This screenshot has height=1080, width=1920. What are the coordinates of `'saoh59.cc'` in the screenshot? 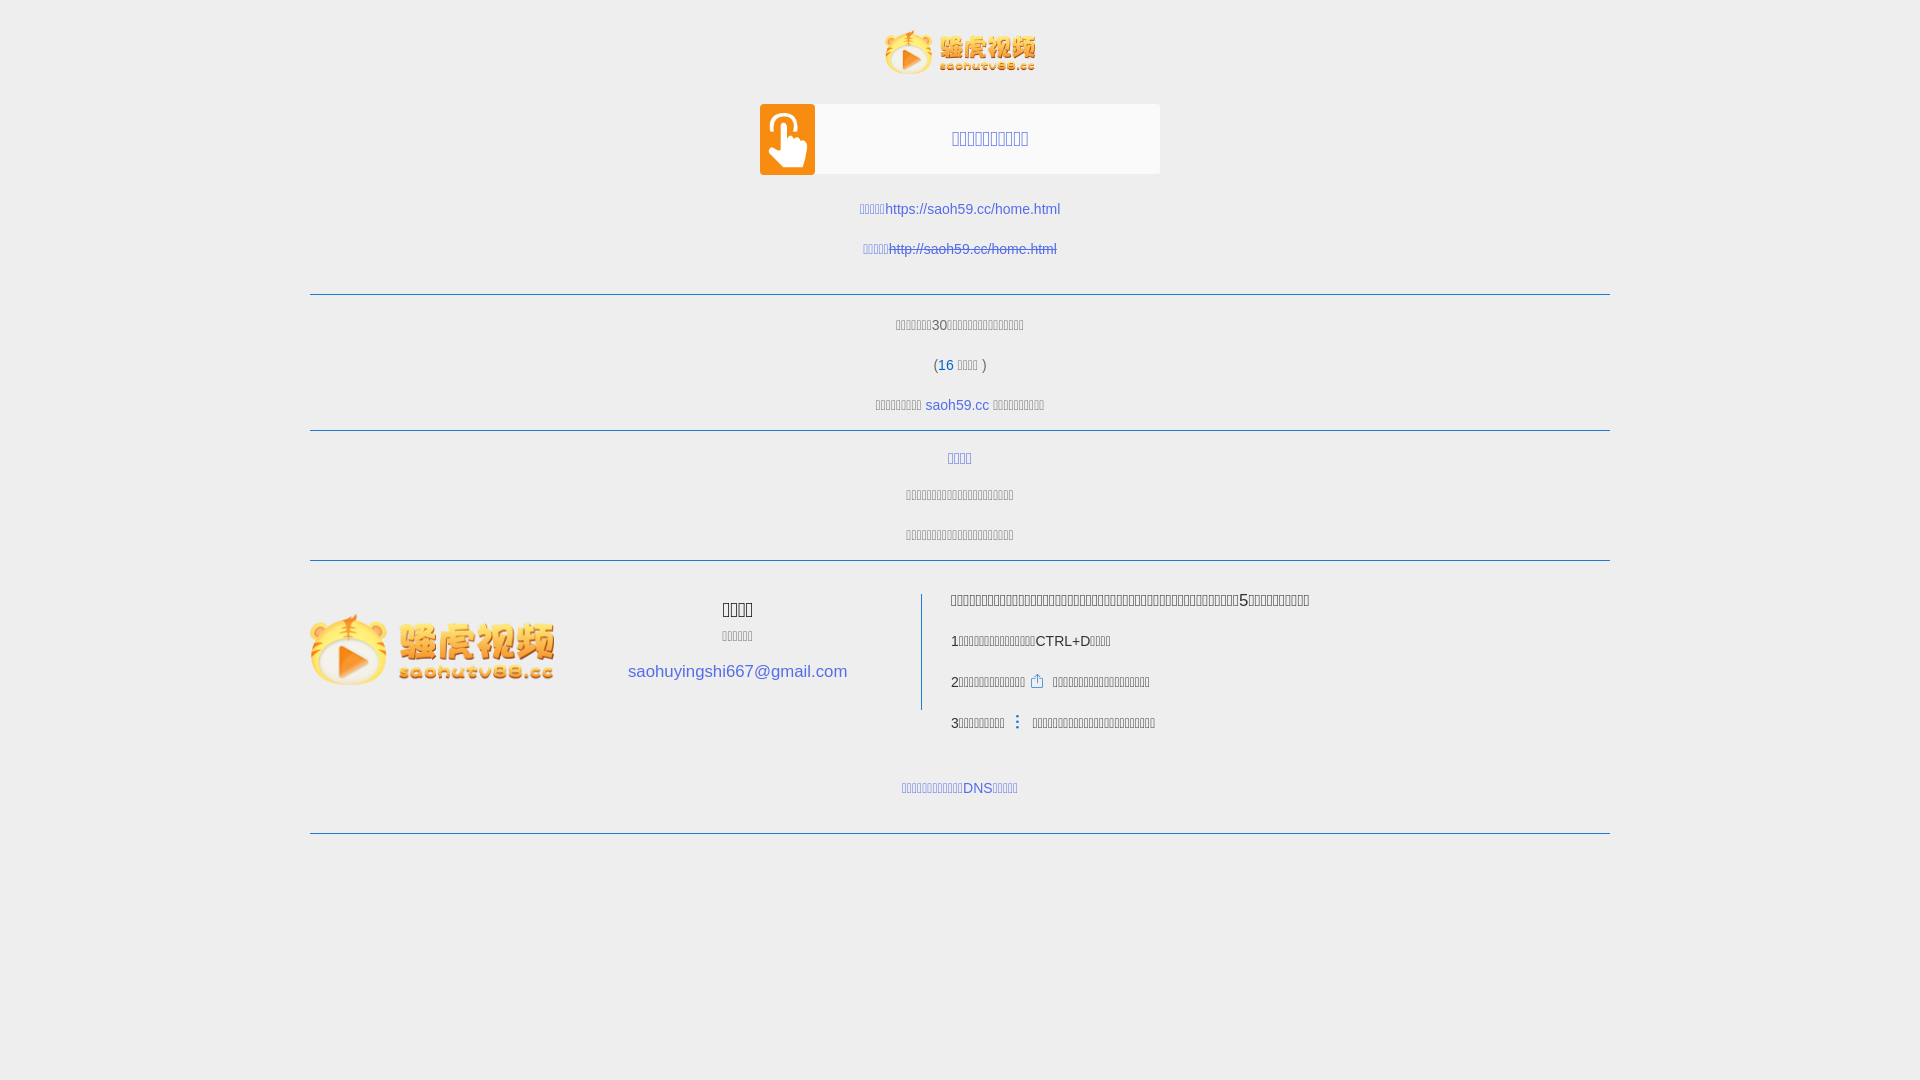 It's located at (957, 405).